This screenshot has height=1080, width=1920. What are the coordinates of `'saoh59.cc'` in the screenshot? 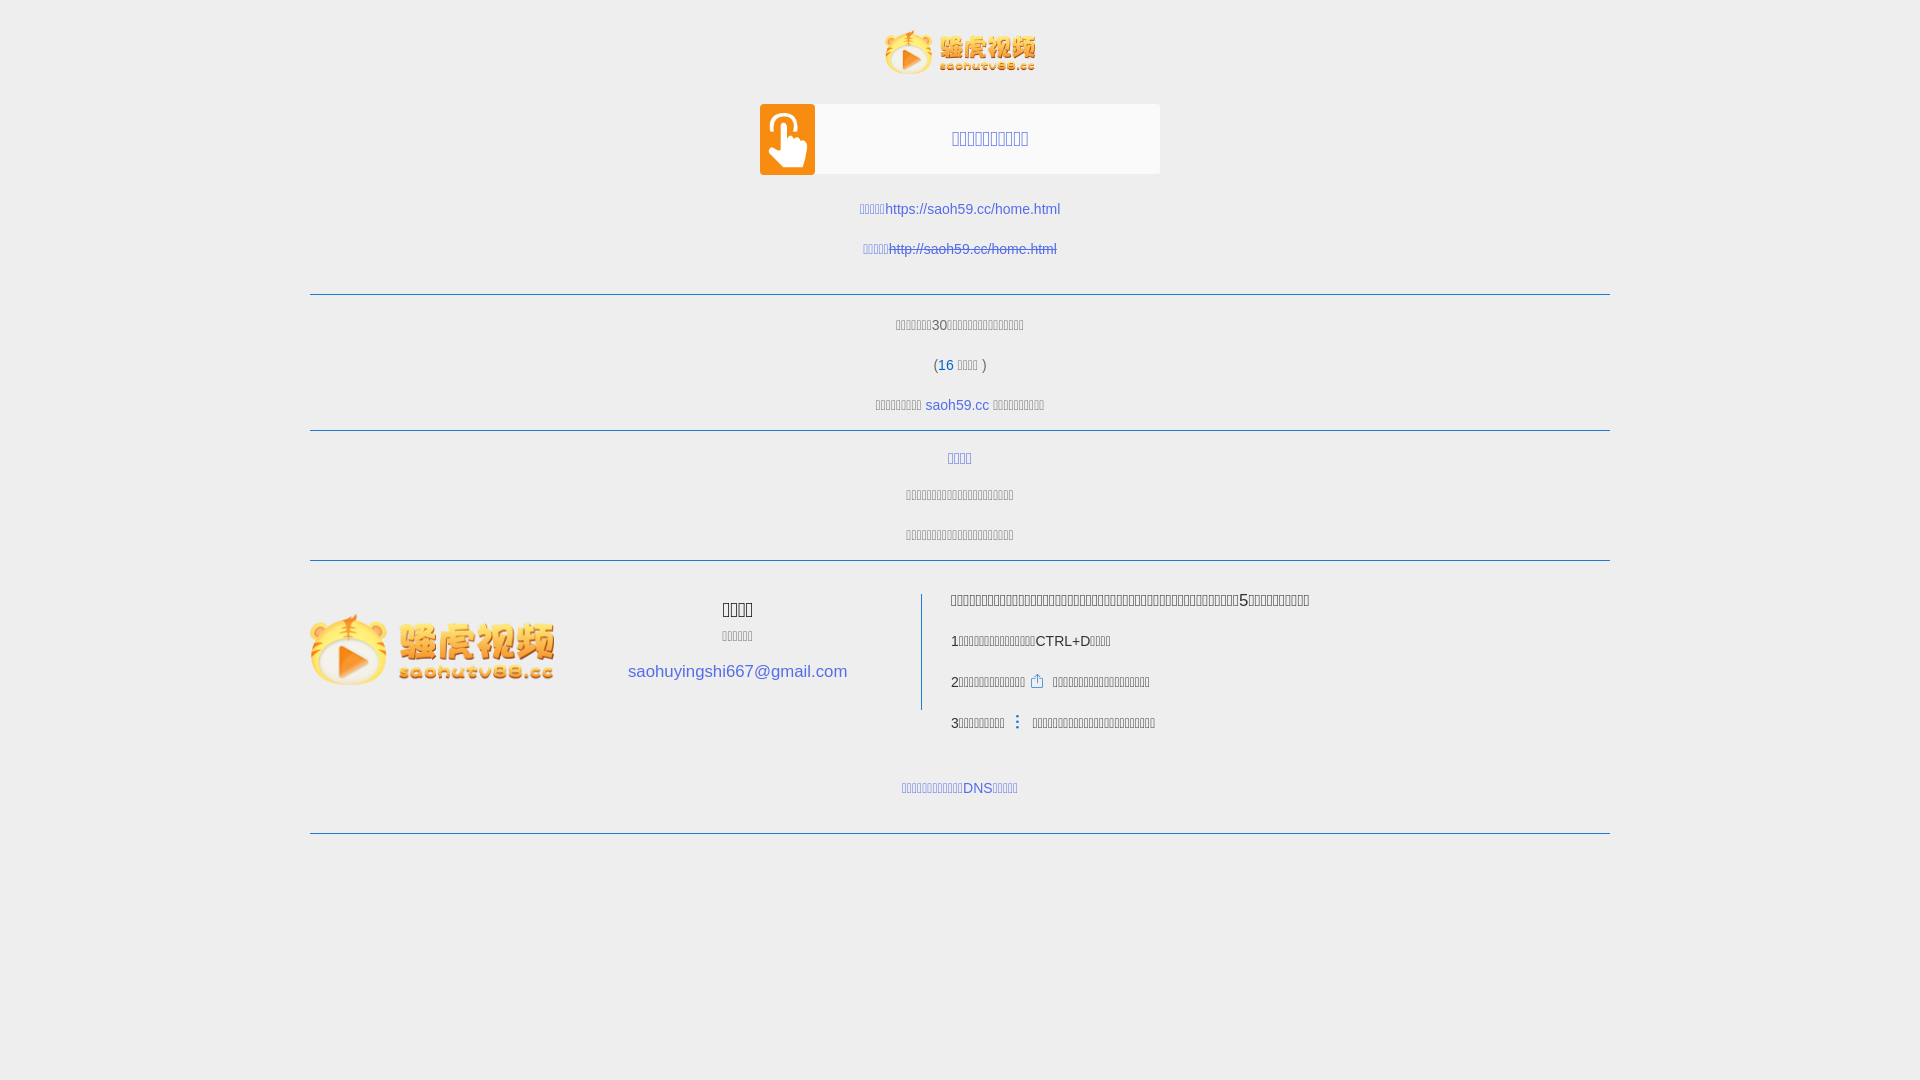 It's located at (957, 405).